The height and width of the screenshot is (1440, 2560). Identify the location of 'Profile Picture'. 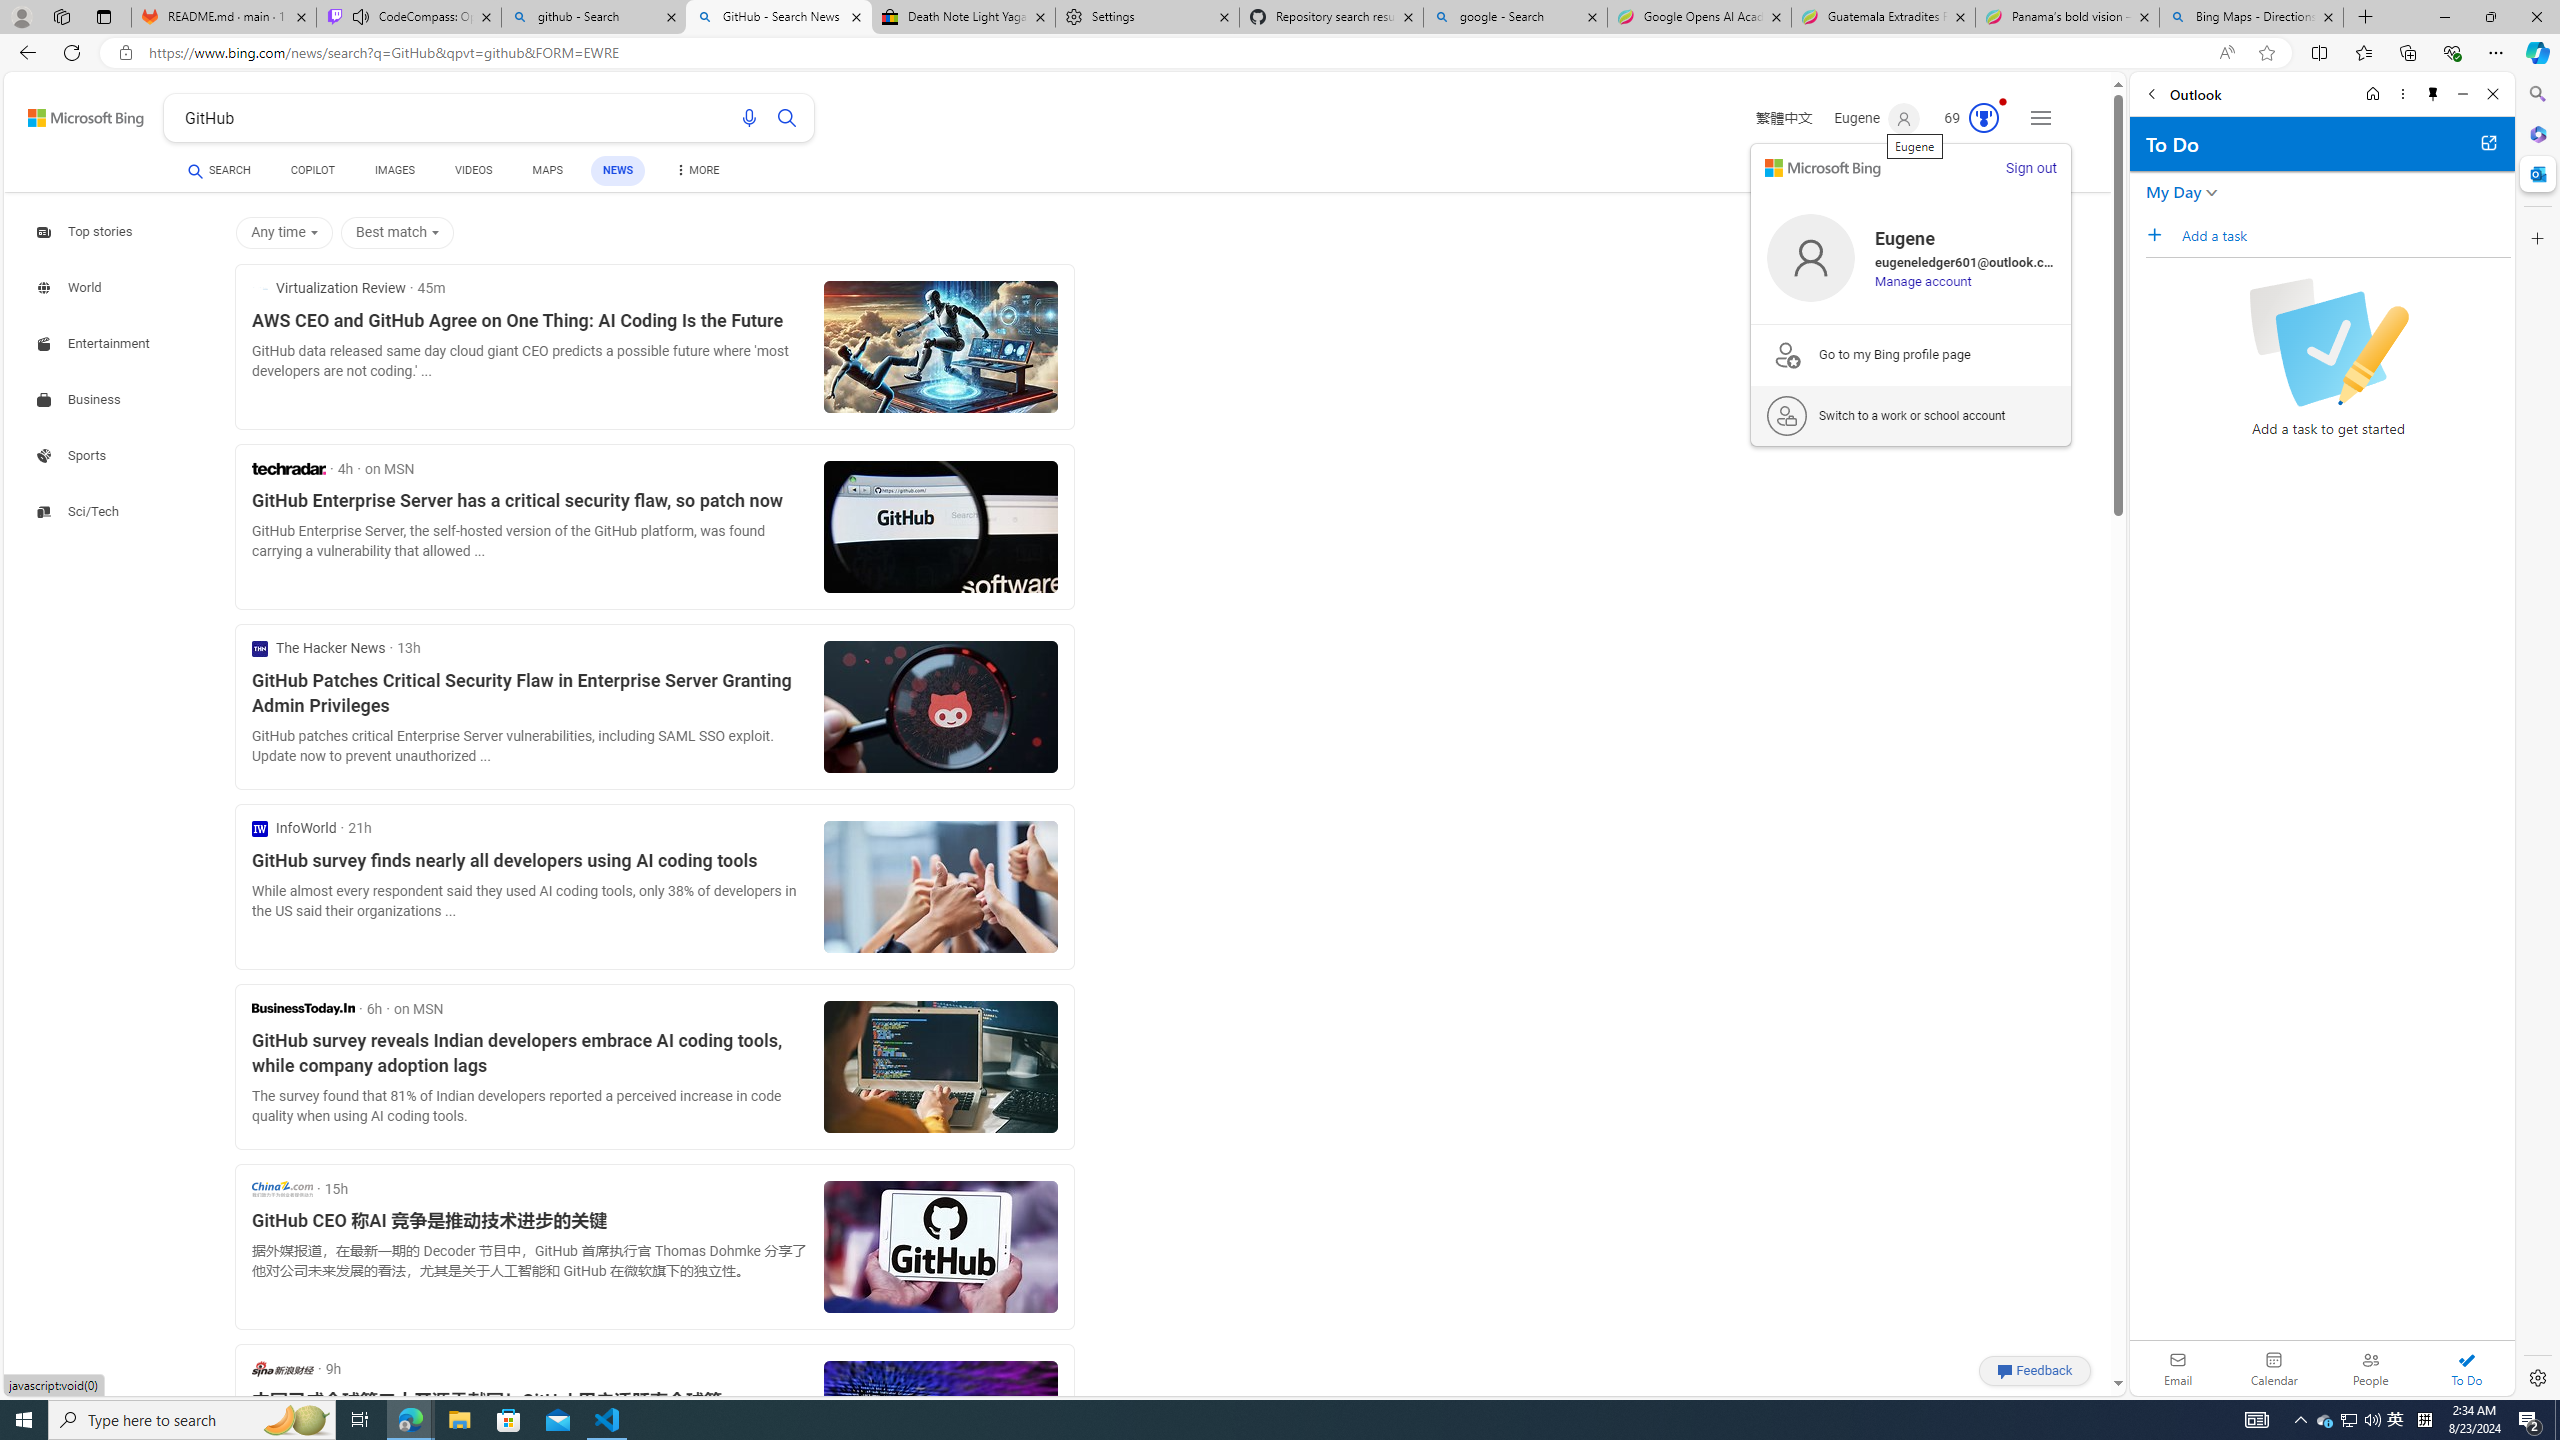
(1810, 257).